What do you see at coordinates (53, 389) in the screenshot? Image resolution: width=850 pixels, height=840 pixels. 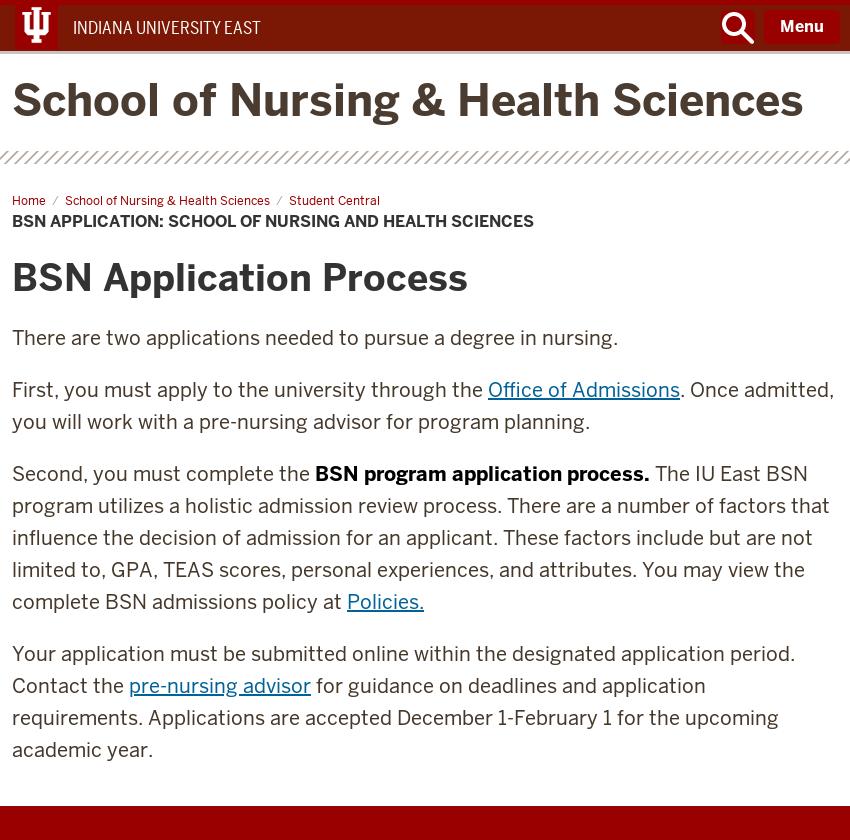 I see `', you must apply to the university through the'` at bounding box center [53, 389].